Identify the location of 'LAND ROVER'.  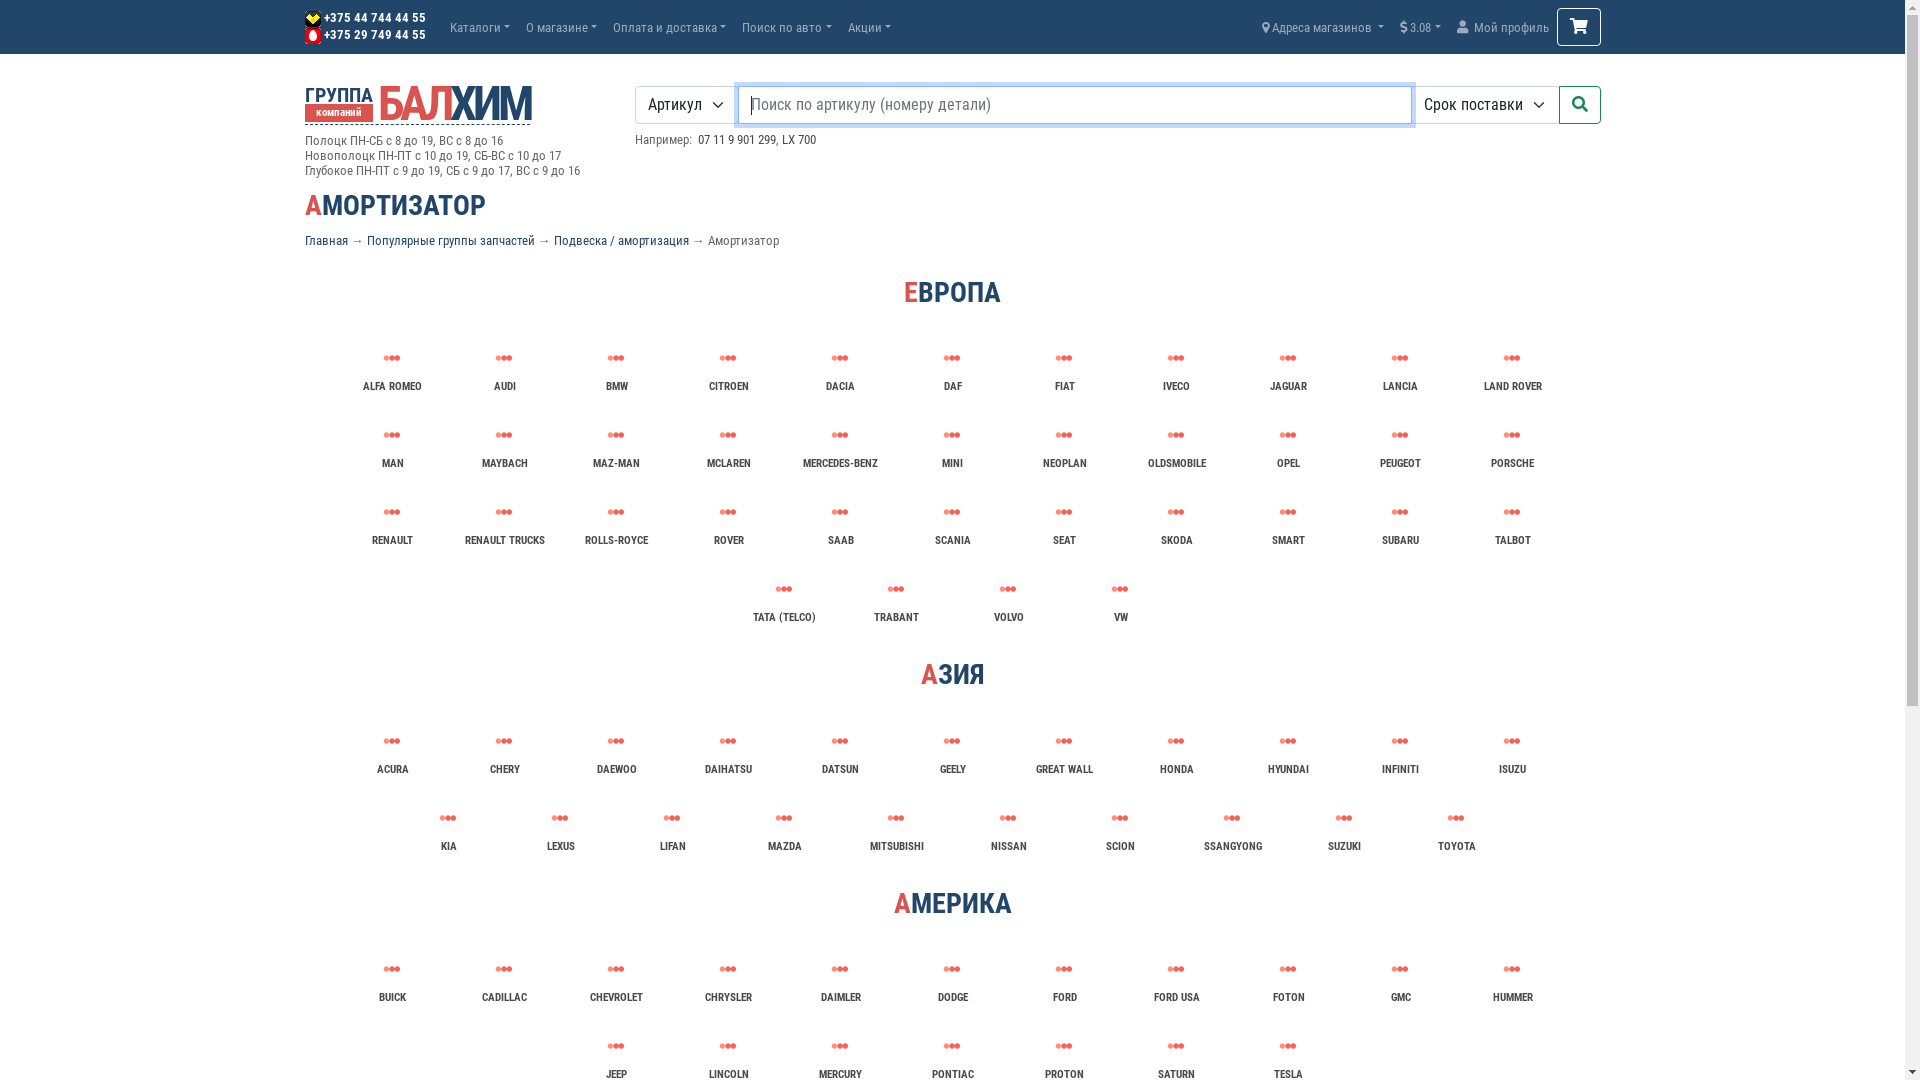
(1512, 365).